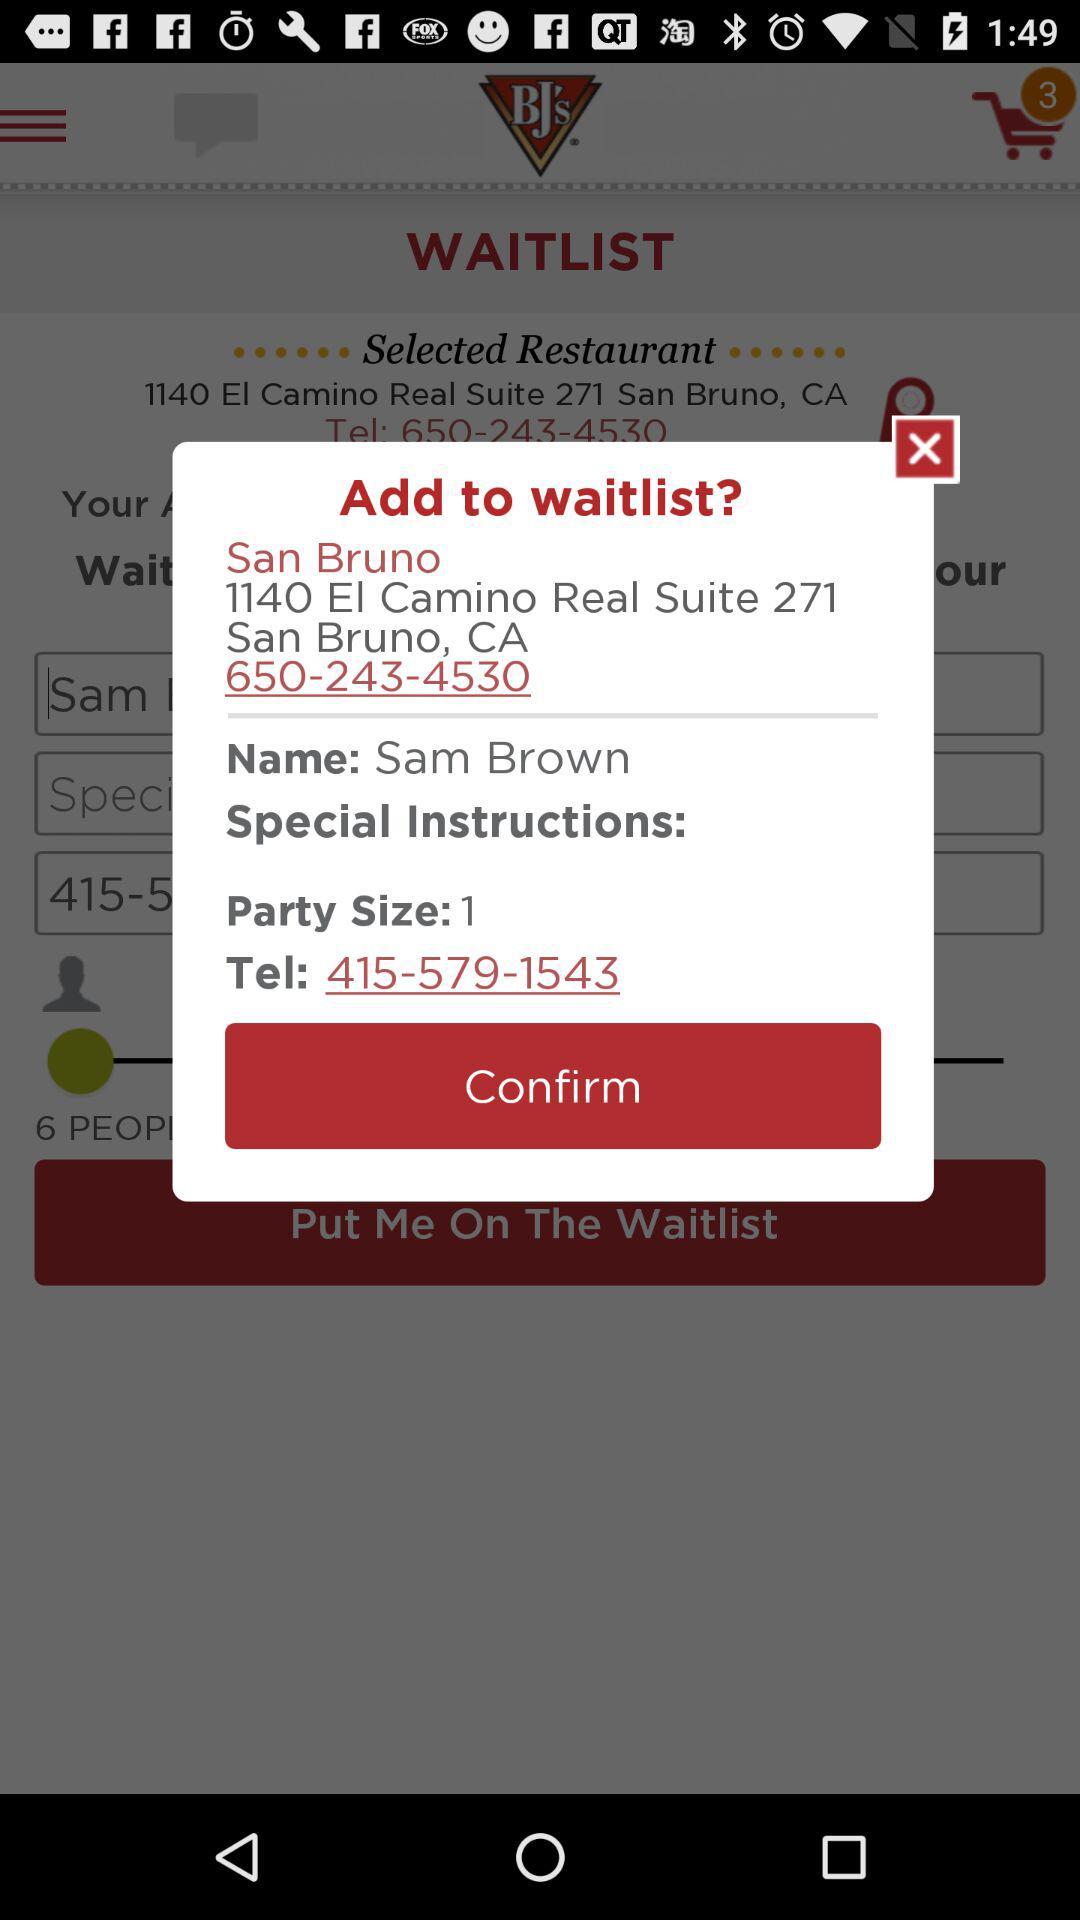  What do you see at coordinates (378, 675) in the screenshot?
I see `icon below the 1140 el camino app` at bounding box center [378, 675].